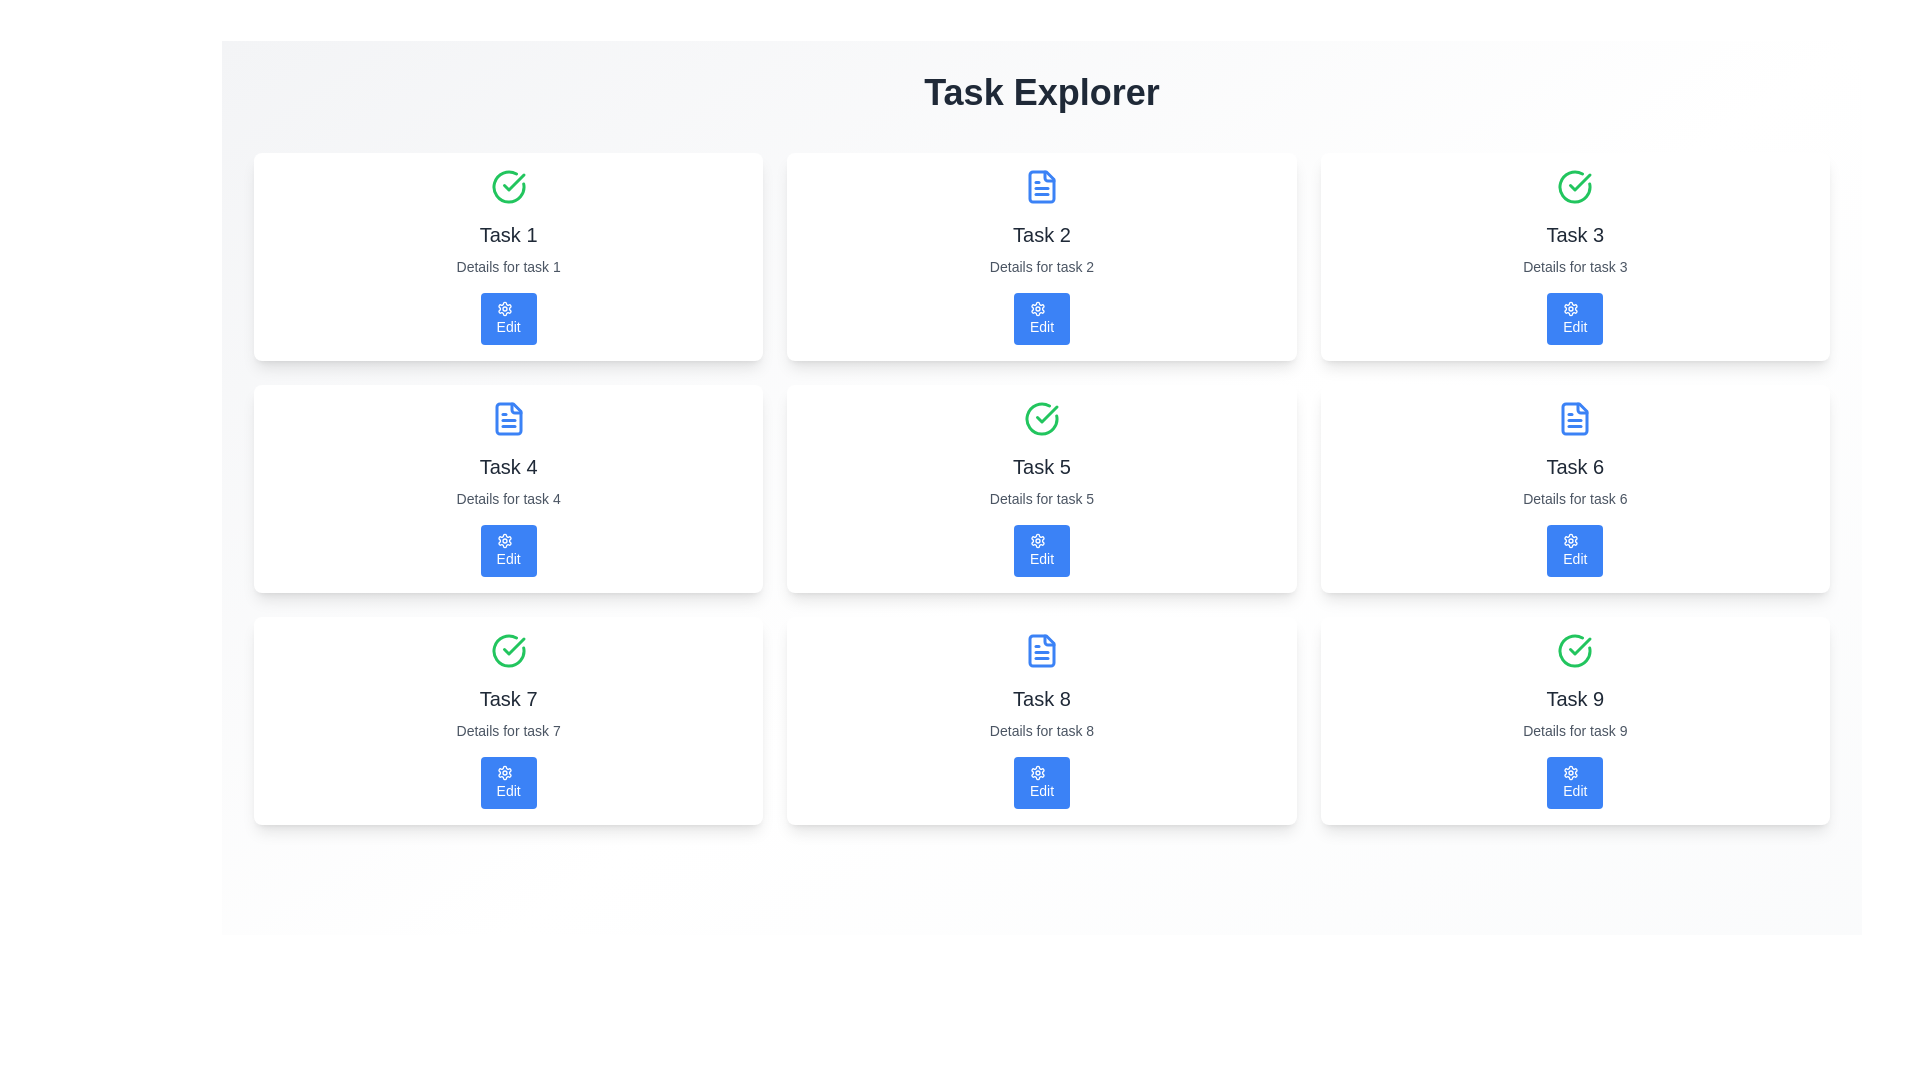  Describe the element at coordinates (1574, 418) in the screenshot. I see `the document icon associated with 'Task 6', which is located in the second row, middle column of the task card` at that location.